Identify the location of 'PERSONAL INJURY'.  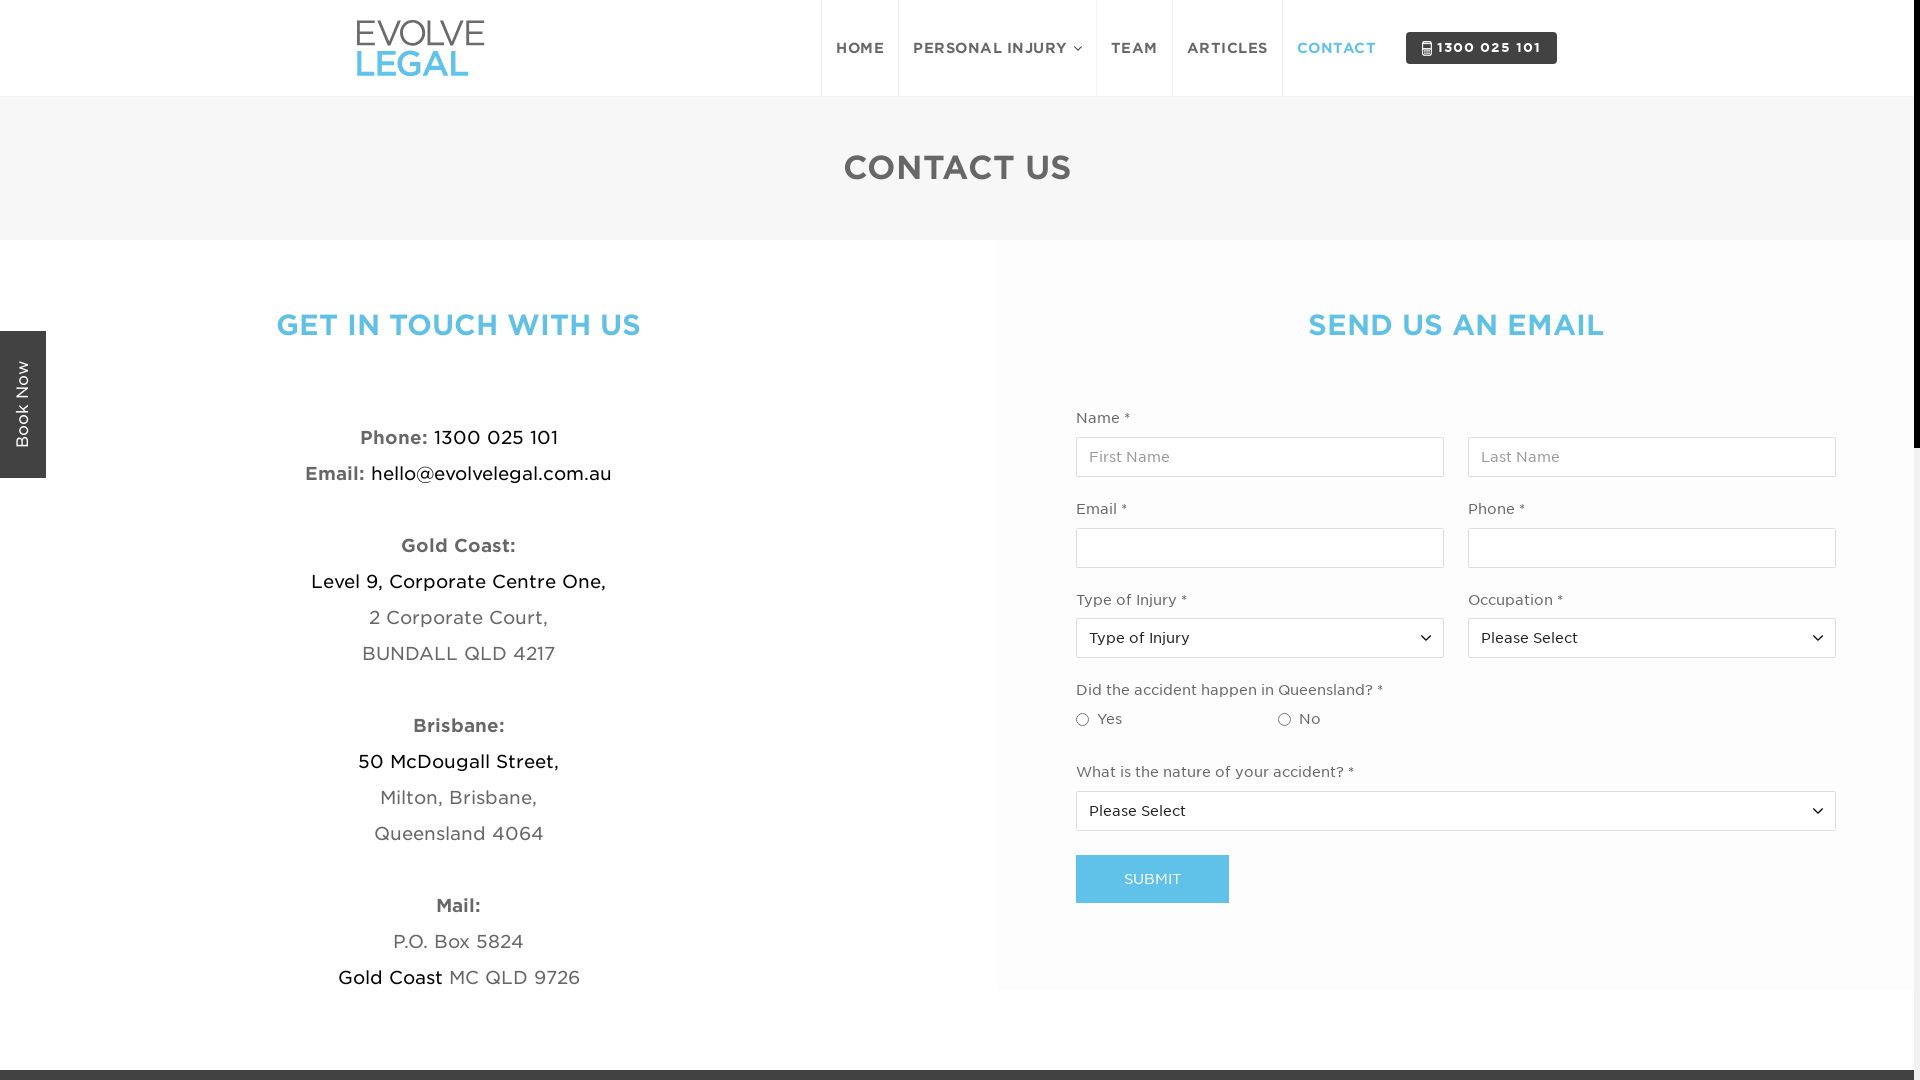
(997, 46).